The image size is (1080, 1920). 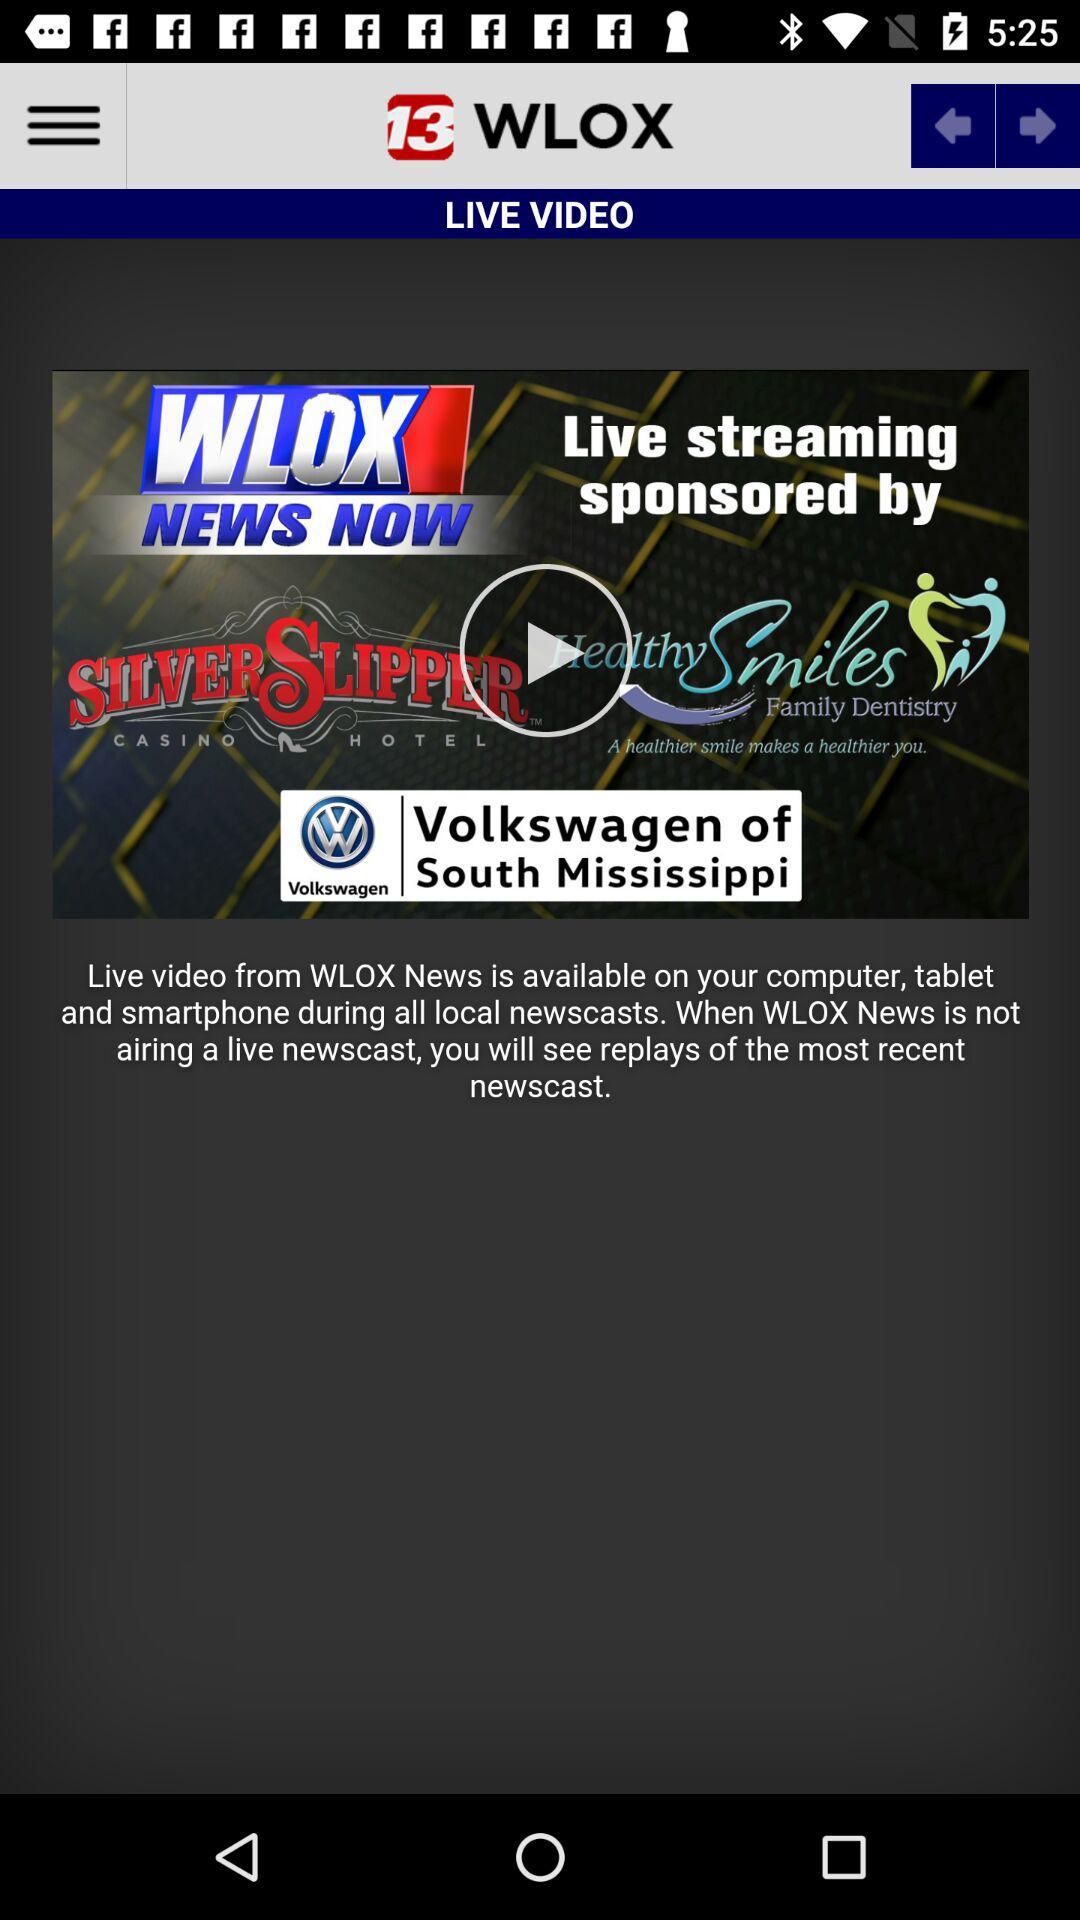 What do you see at coordinates (61, 124) in the screenshot?
I see `the menu icon` at bounding box center [61, 124].